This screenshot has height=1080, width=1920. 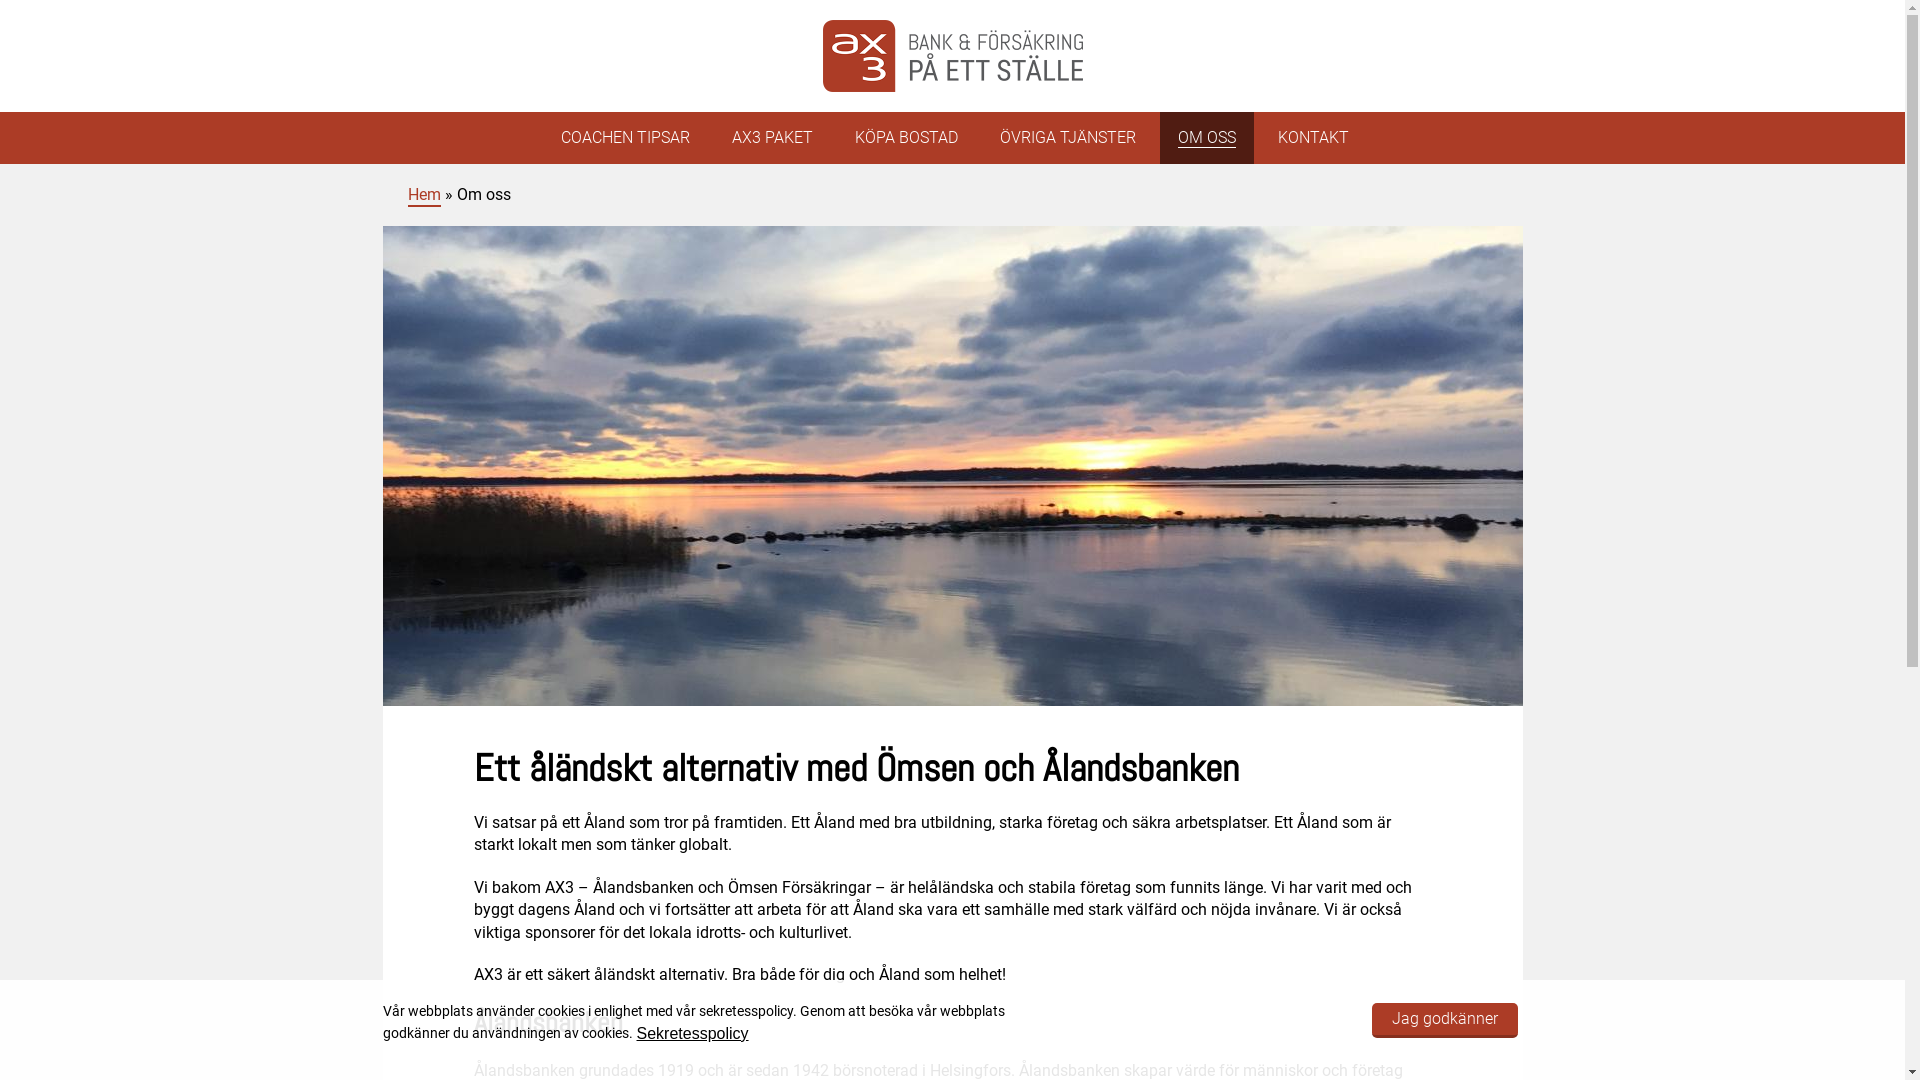 I want to click on 'AX3', so click(x=411, y=181).